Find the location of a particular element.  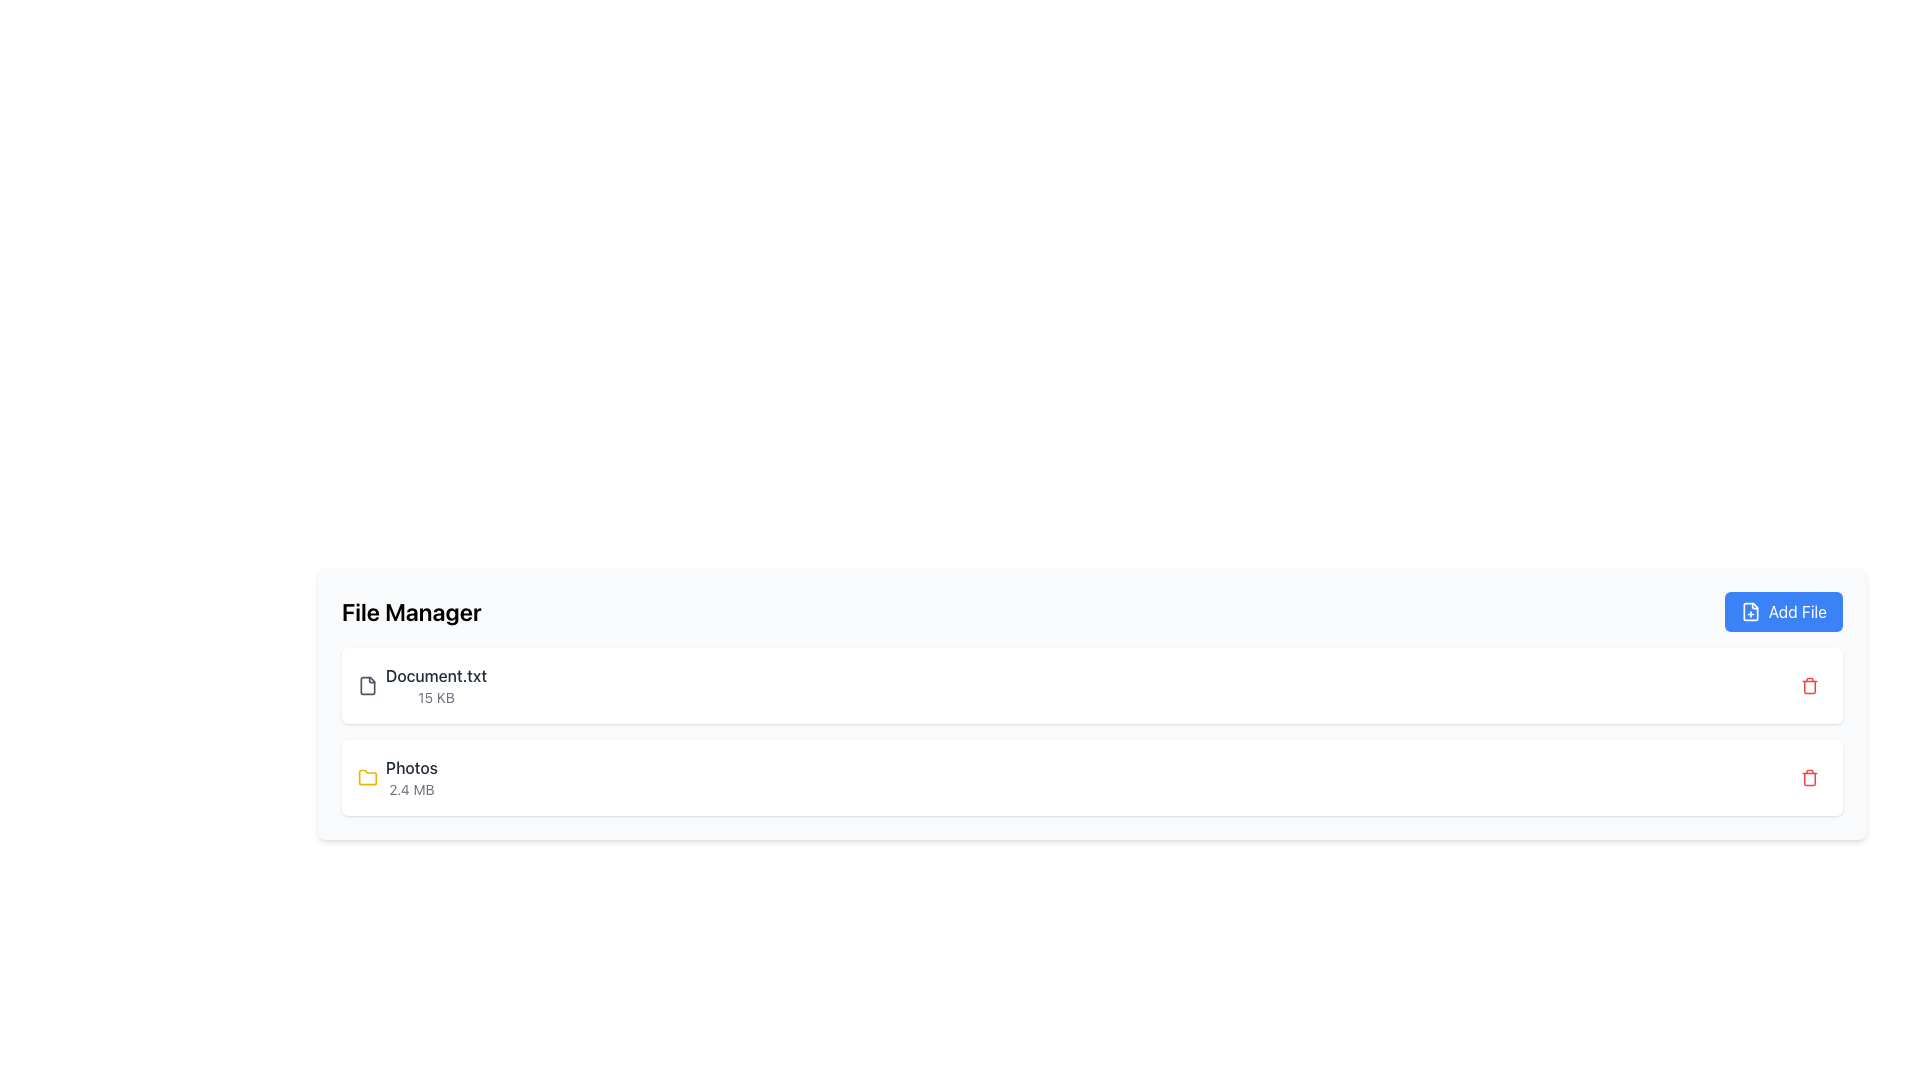

the 'Photos' text label, which is styled with a bold title and is positioned in the second row of the file listing pane next to a yellow folder icon is located at coordinates (411, 777).